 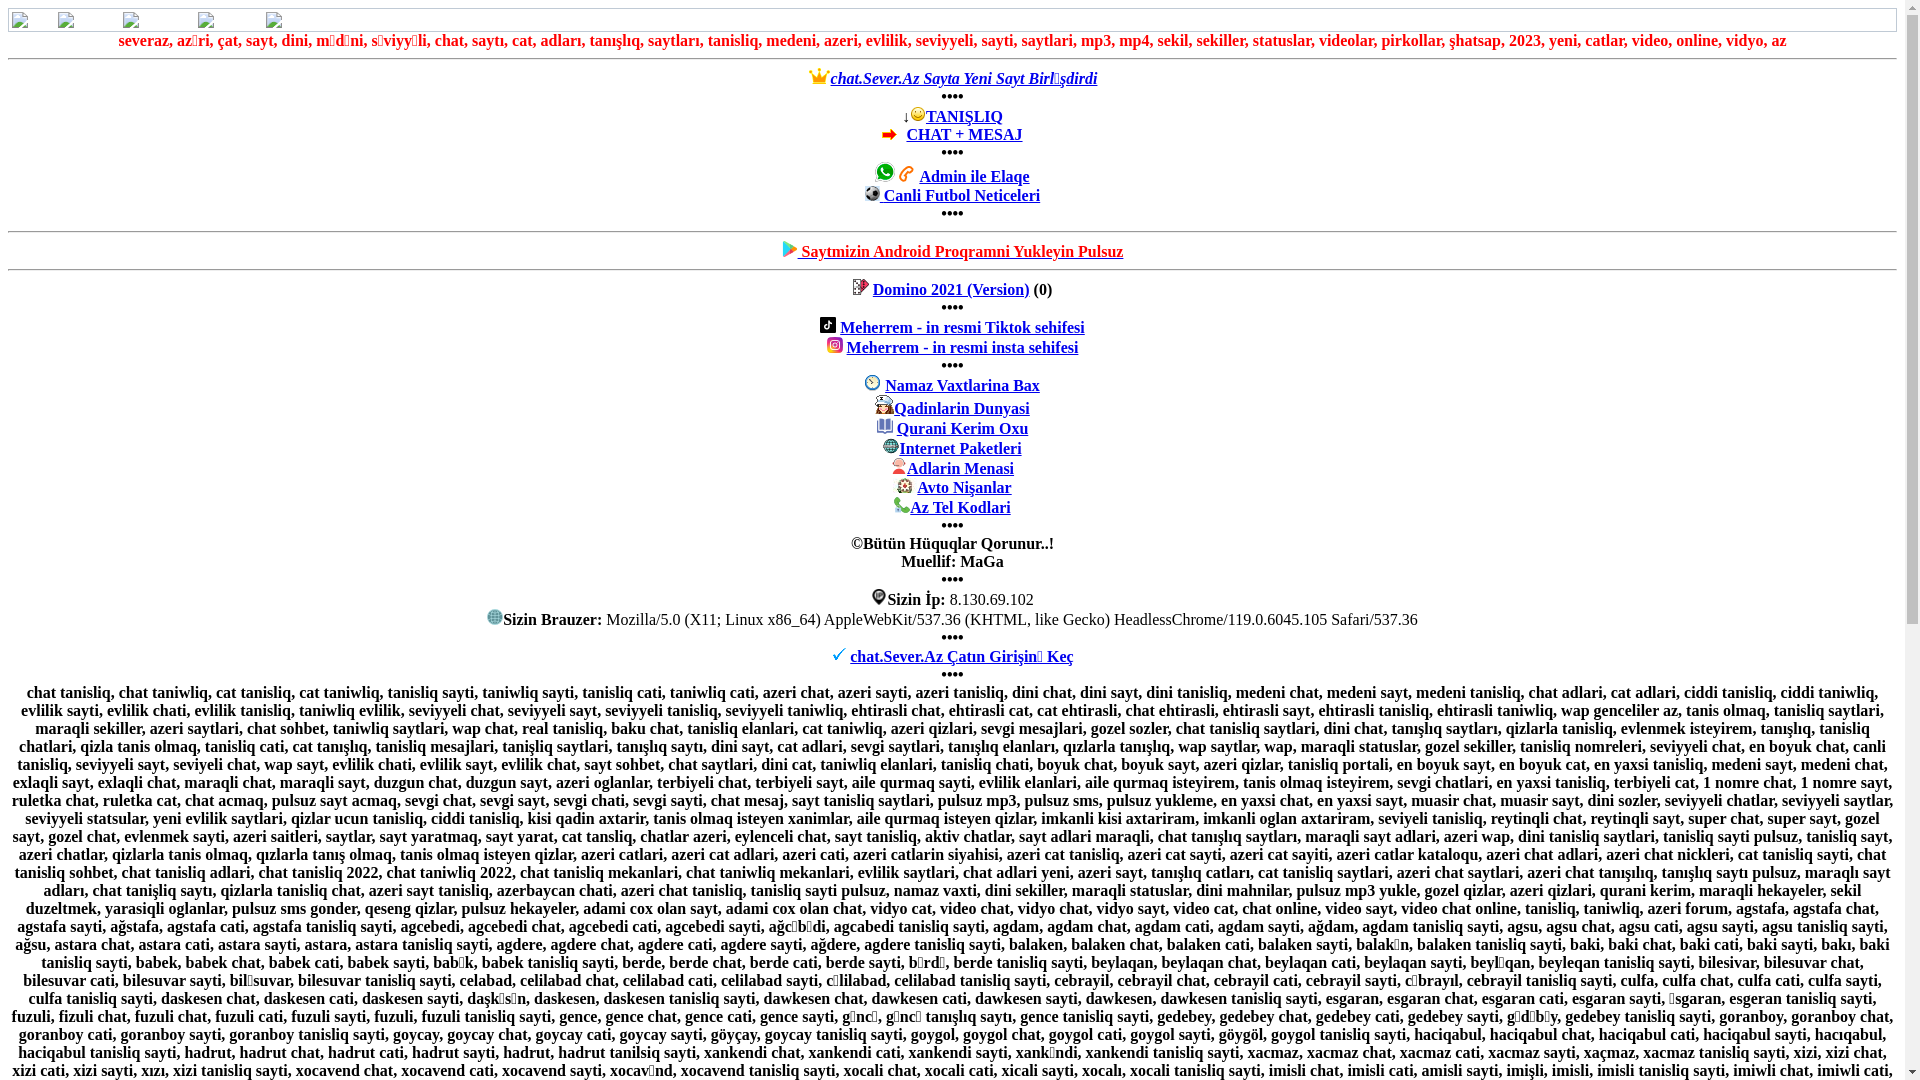 I want to click on 'CHAT + MESAJ', so click(x=905, y=134).